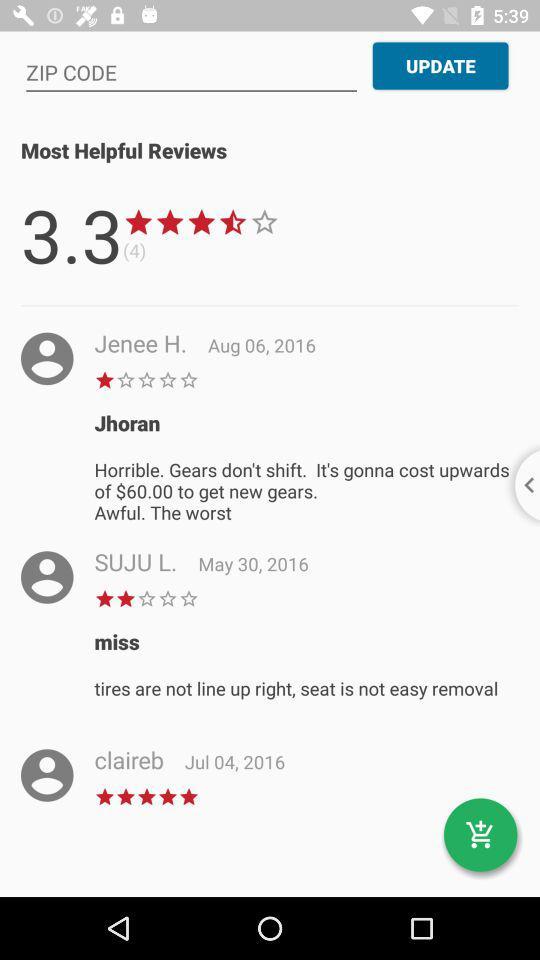 The image size is (540, 960). What do you see at coordinates (479, 835) in the screenshot?
I see `the cart icon` at bounding box center [479, 835].